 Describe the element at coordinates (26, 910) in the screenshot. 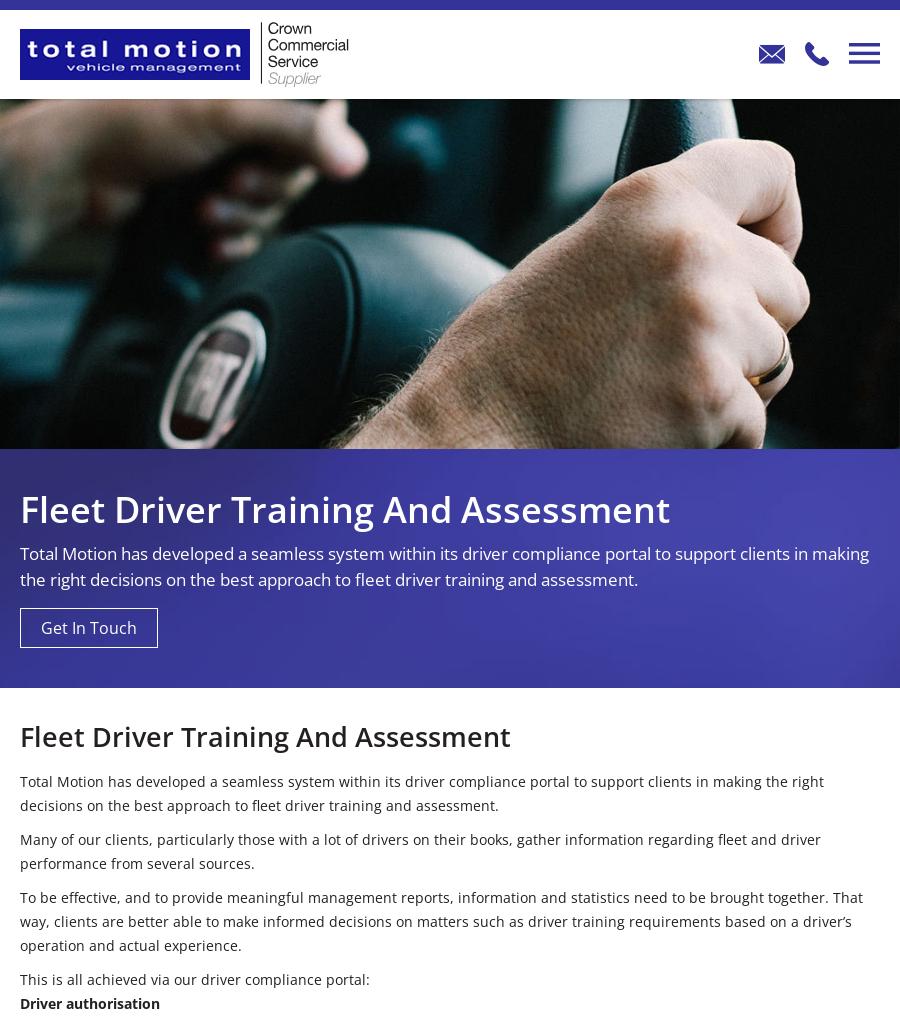

I see `'This website uses cookies so that we can give the best possible browser experience and provide a better service. If you continue without changing your cookie settings, we assume that you consent to our use of cookies on this device. You can change your cookie settings at any time but if you do, you may lose some functionality on our website. See our'` at that location.